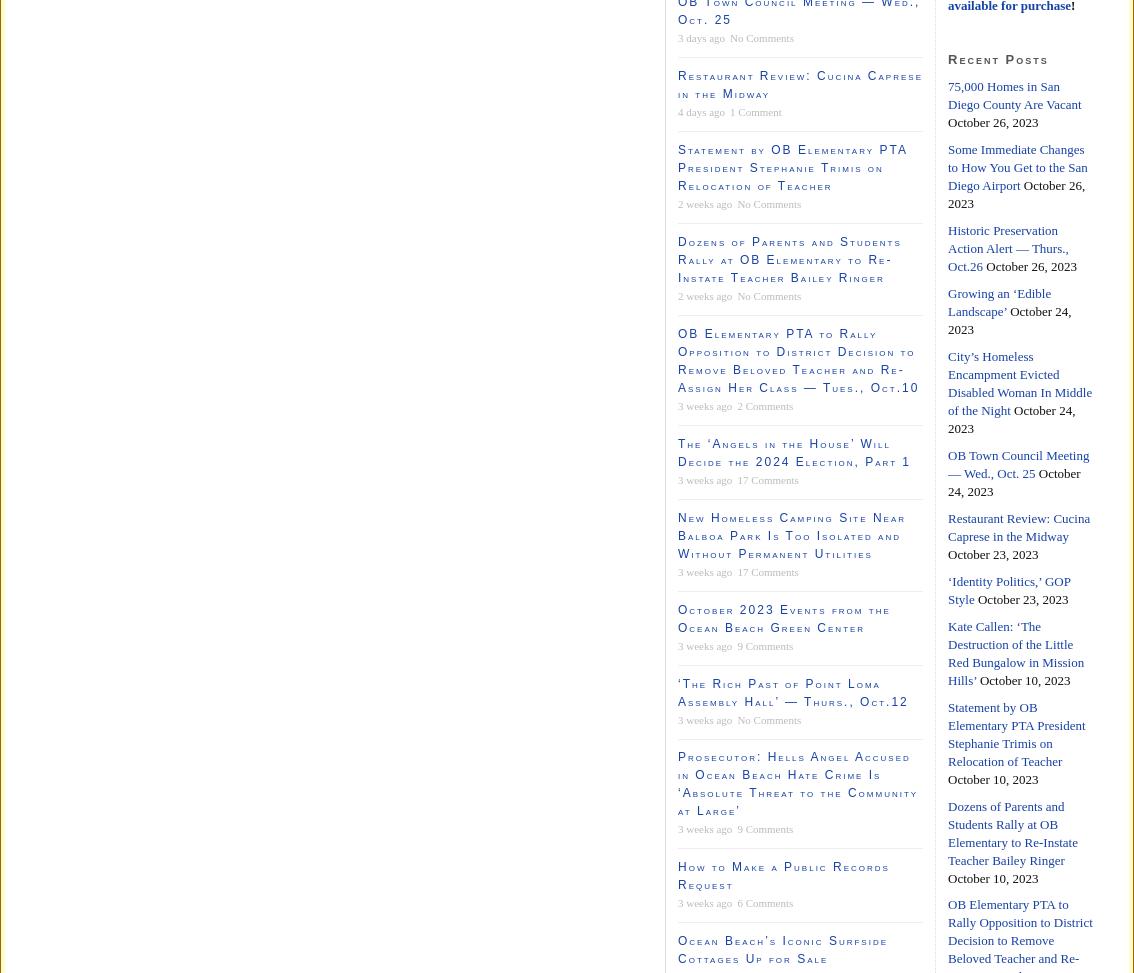 The width and height of the screenshot is (1134, 973). Describe the element at coordinates (677, 690) in the screenshot. I see `'‘The Rich Past of Point Loma Assembly Hall’ — Thurs., Oct.12'` at that location.